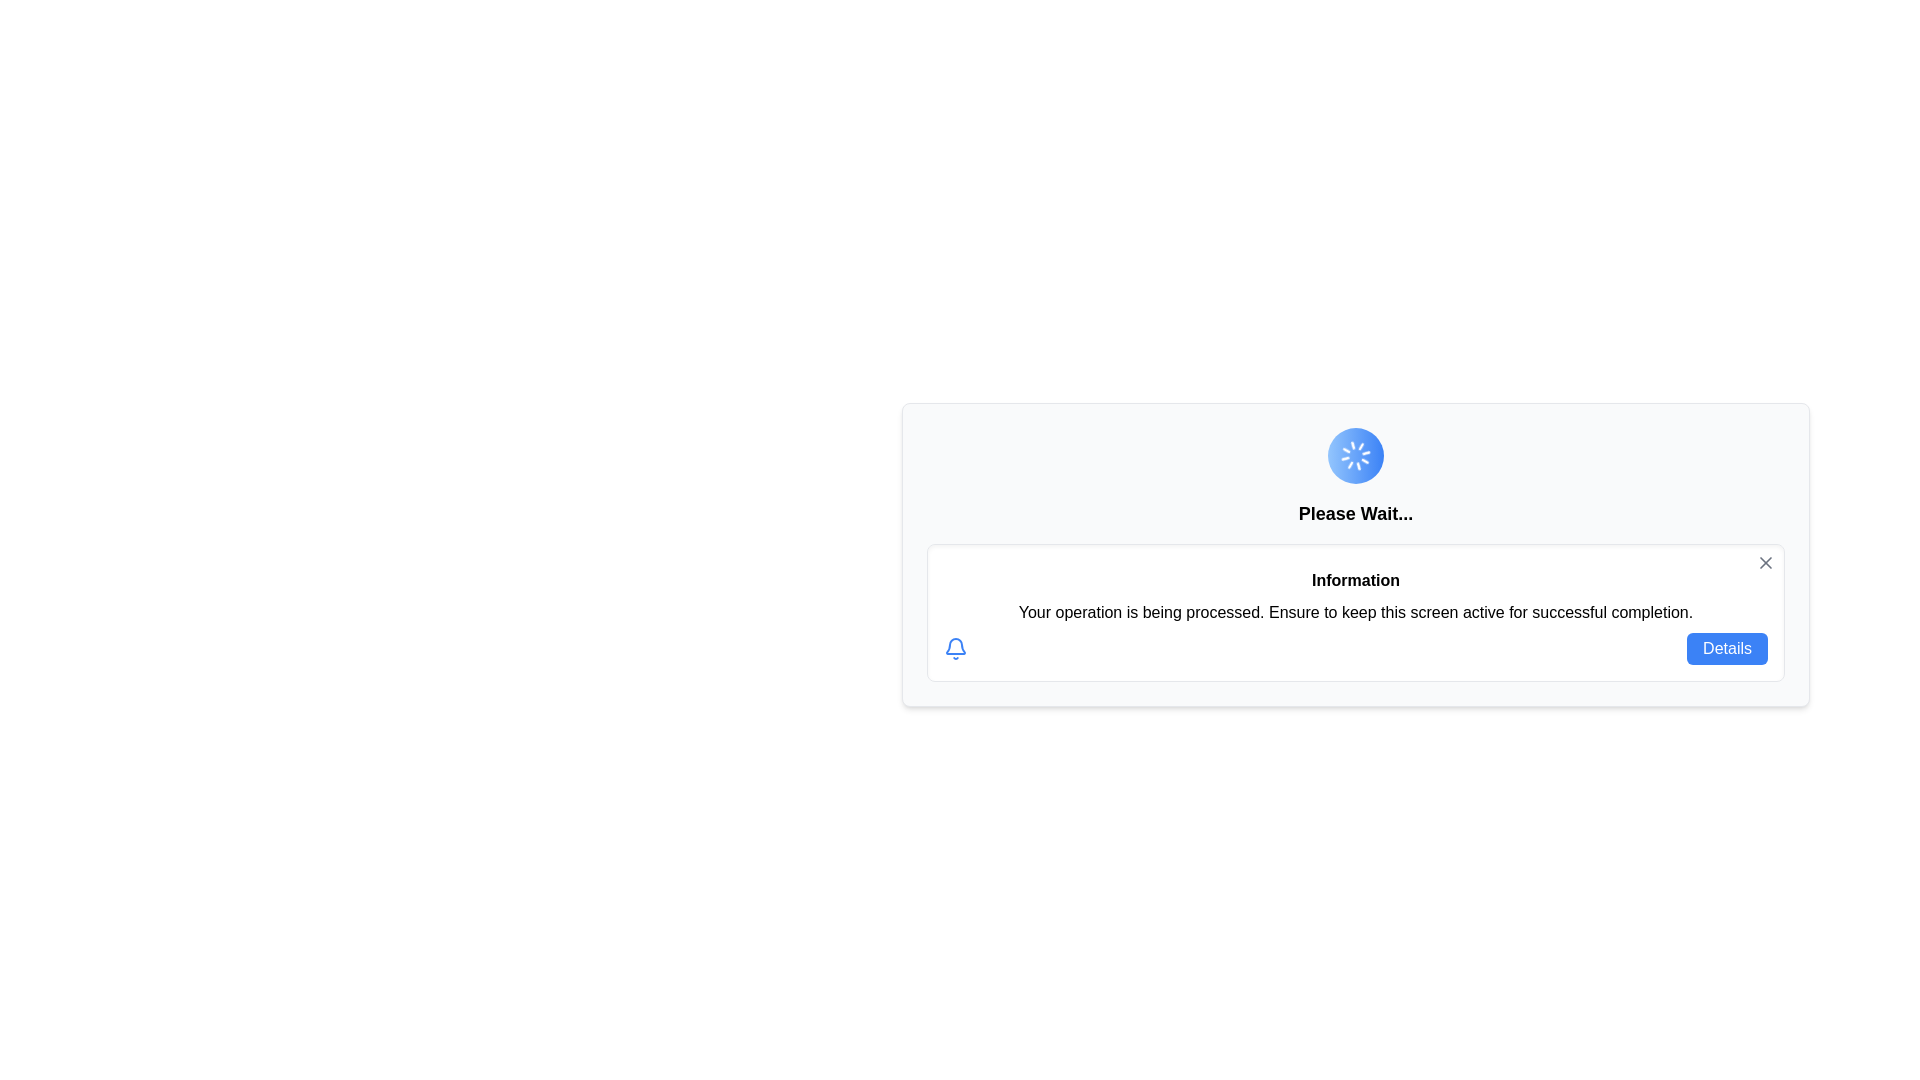 This screenshot has width=1920, height=1080. What do you see at coordinates (1355, 512) in the screenshot?
I see `the Text Label displaying 'Please Wait...' which is styled in bold font and positioned within a light gray rounded rectangular background, indicating a loading status` at bounding box center [1355, 512].